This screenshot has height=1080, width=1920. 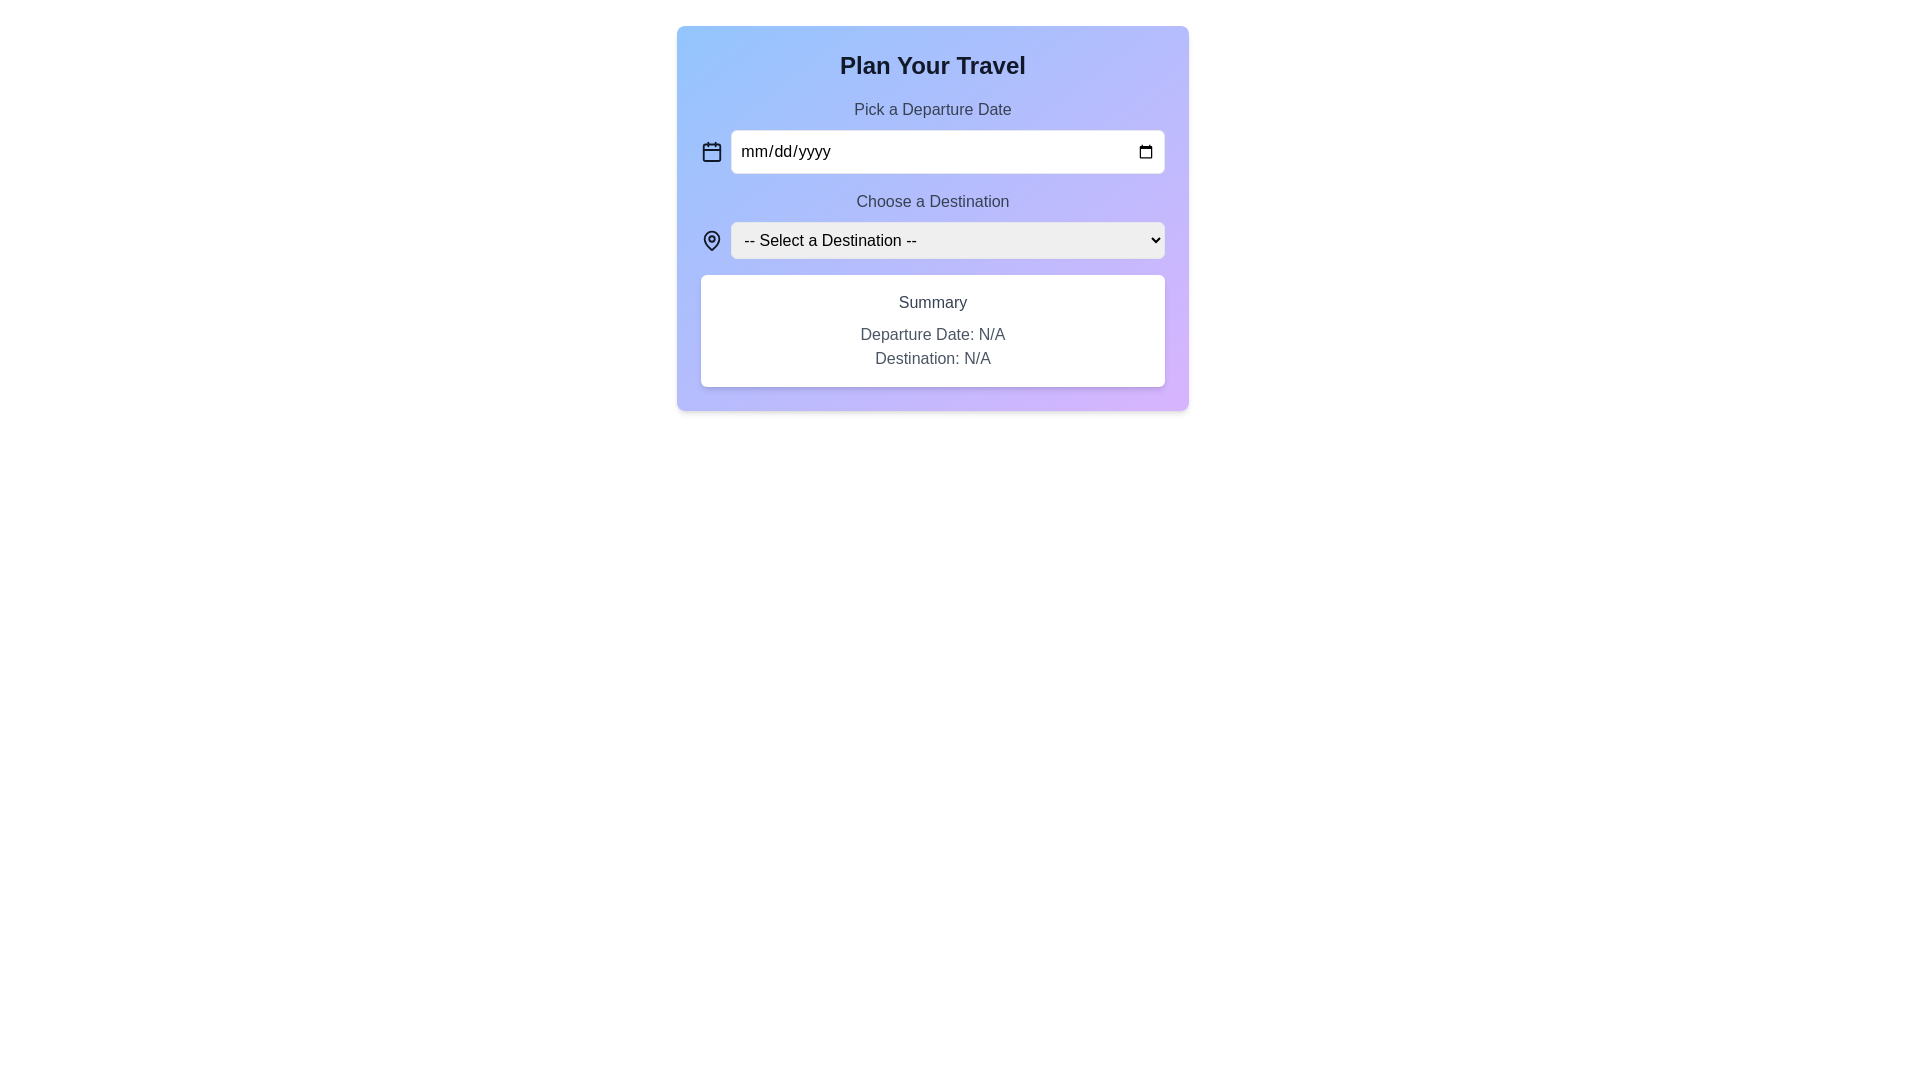 What do you see at coordinates (931, 357) in the screenshot?
I see `the static text label that provides information about the selected destination for the travel plan, located below 'Summary' in the card section` at bounding box center [931, 357].